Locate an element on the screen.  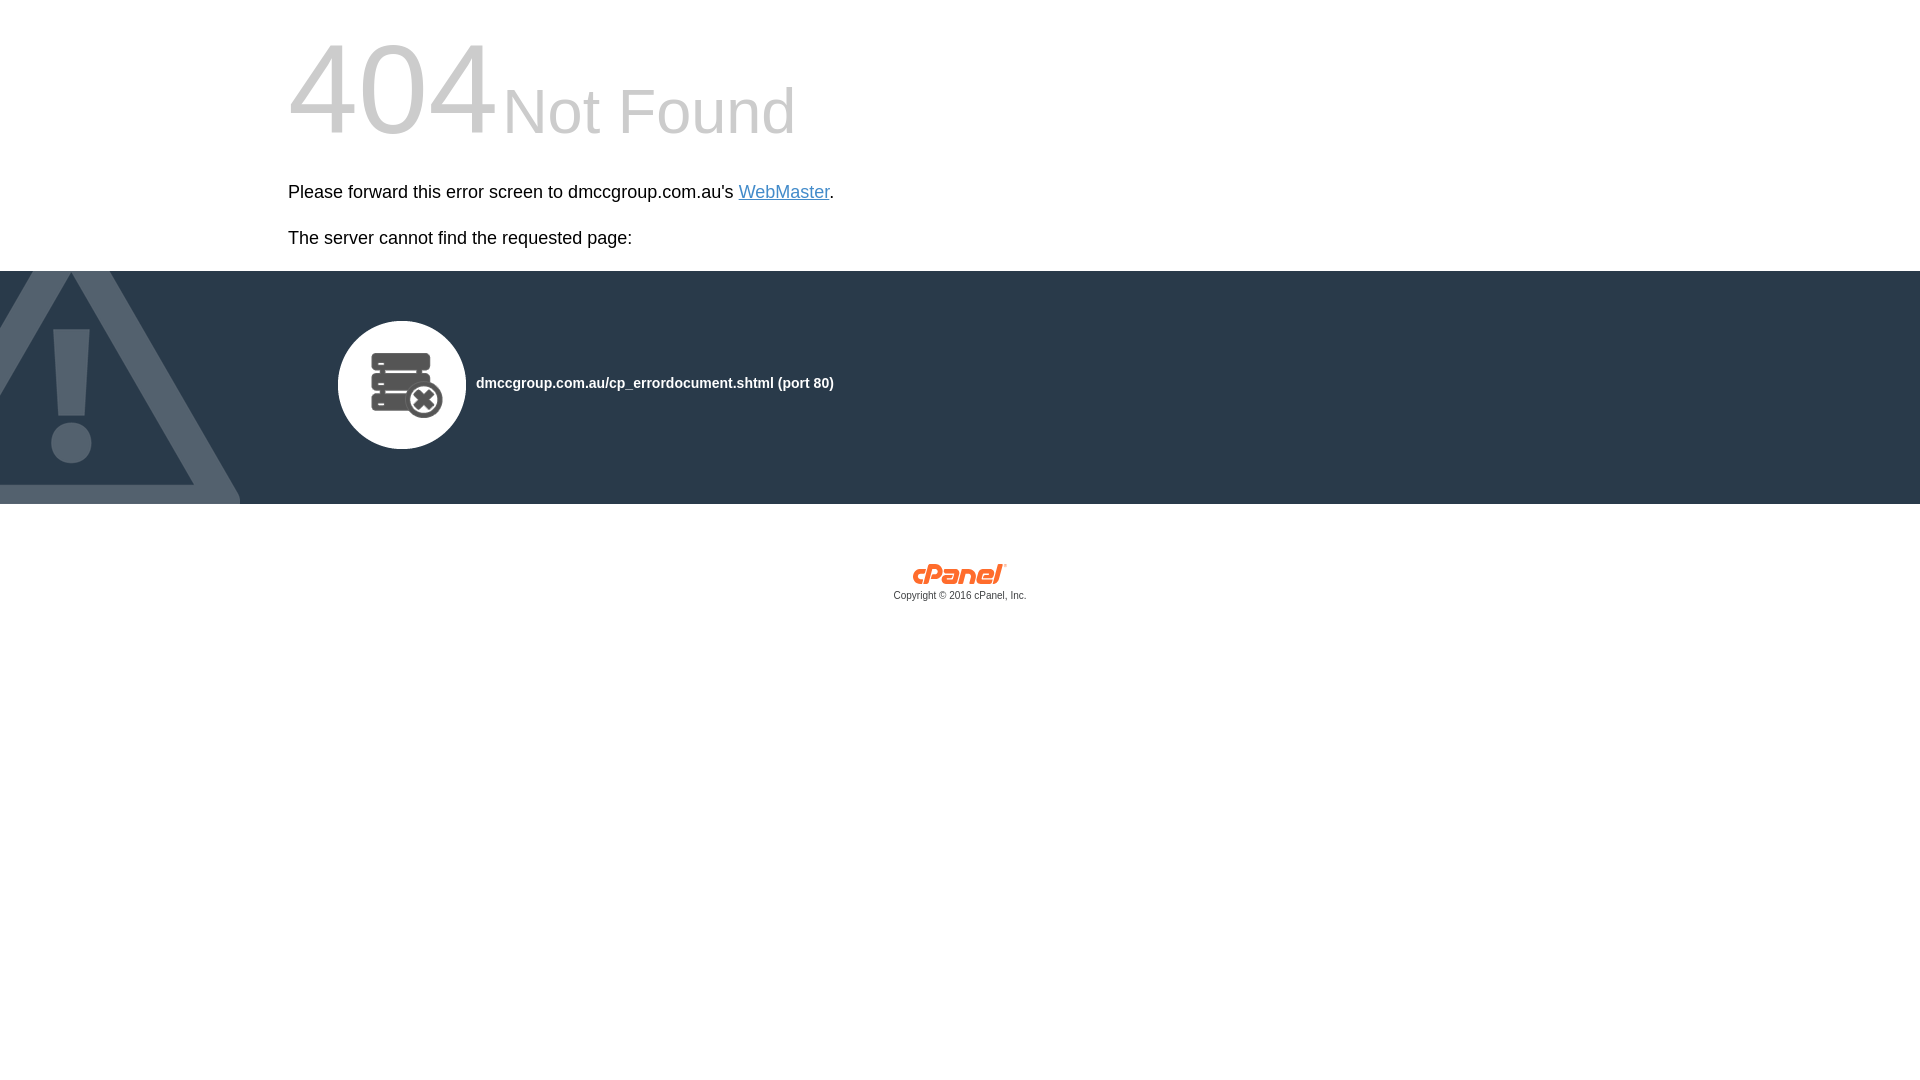
'WebMaster' is located at coordinates (738, 192).